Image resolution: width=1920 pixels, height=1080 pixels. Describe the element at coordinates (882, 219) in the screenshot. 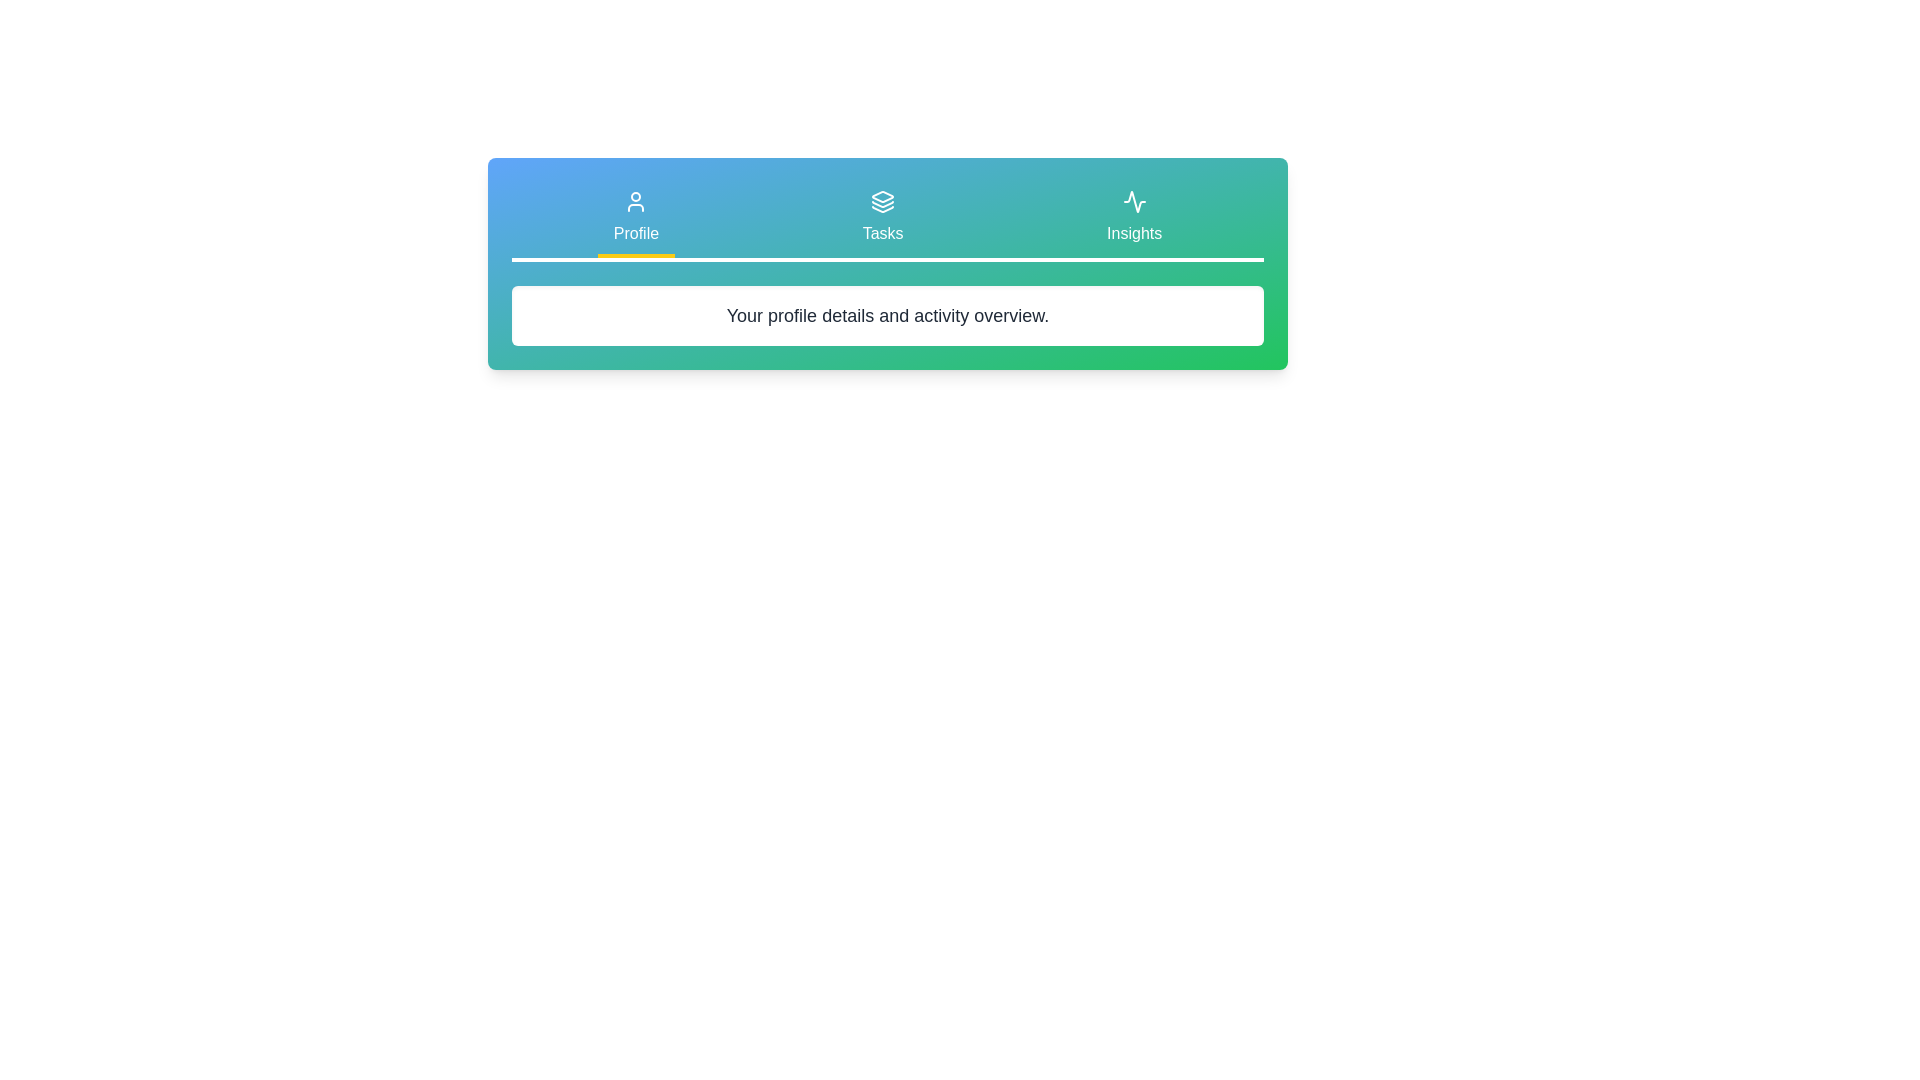

I see `the tab labeled Tasks` at that location.